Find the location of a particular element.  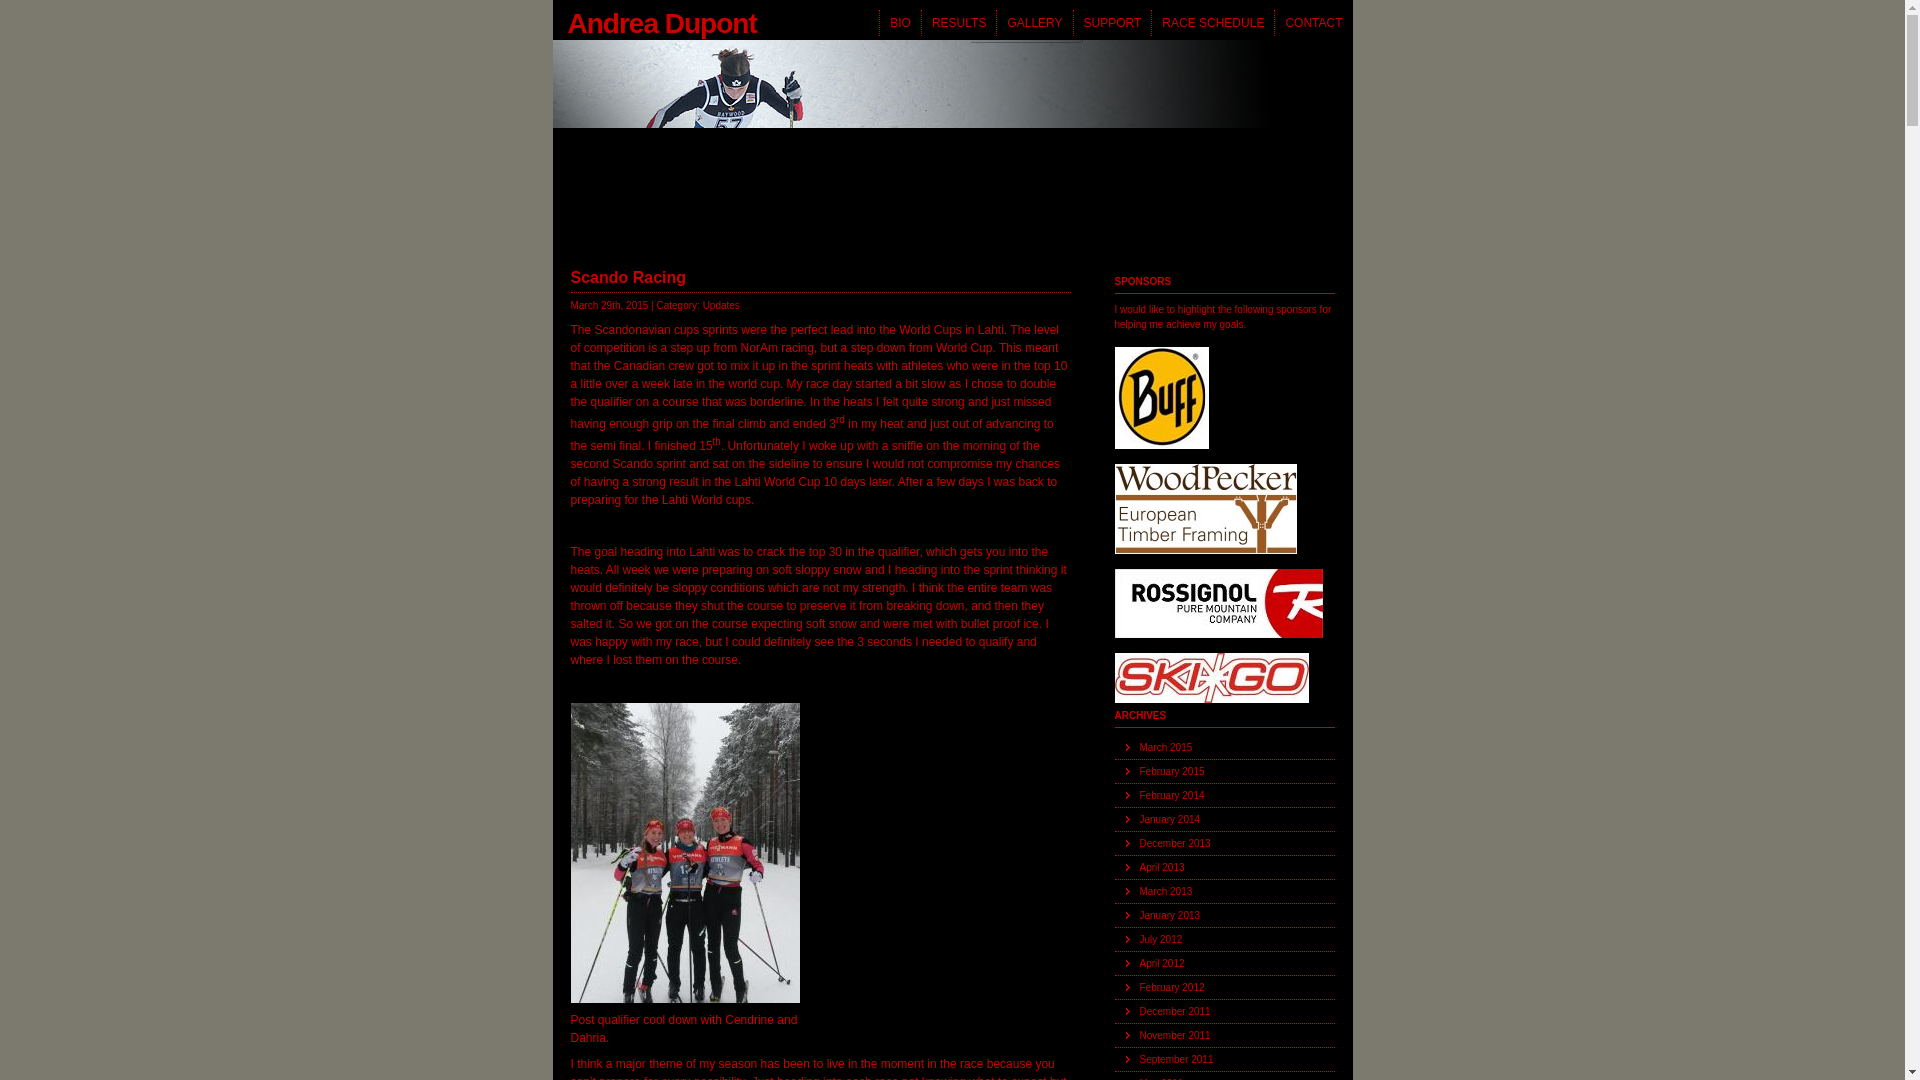

'February 2012' is located at coordinates (1223, 986).